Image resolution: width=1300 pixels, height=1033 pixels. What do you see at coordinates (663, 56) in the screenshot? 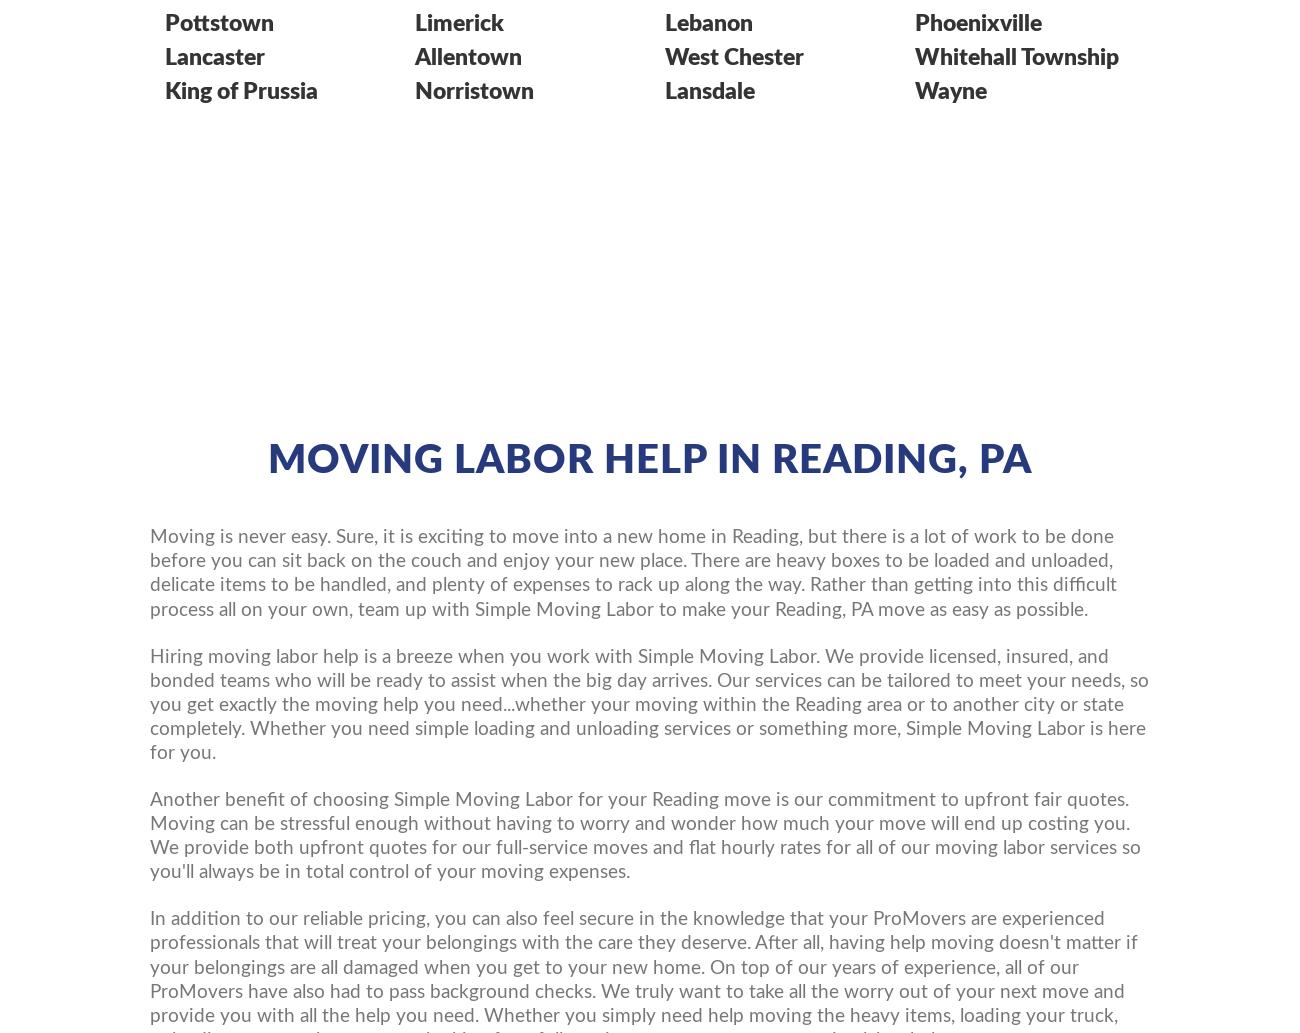
I see `'West Chester'` at bounding box center [663, 56].